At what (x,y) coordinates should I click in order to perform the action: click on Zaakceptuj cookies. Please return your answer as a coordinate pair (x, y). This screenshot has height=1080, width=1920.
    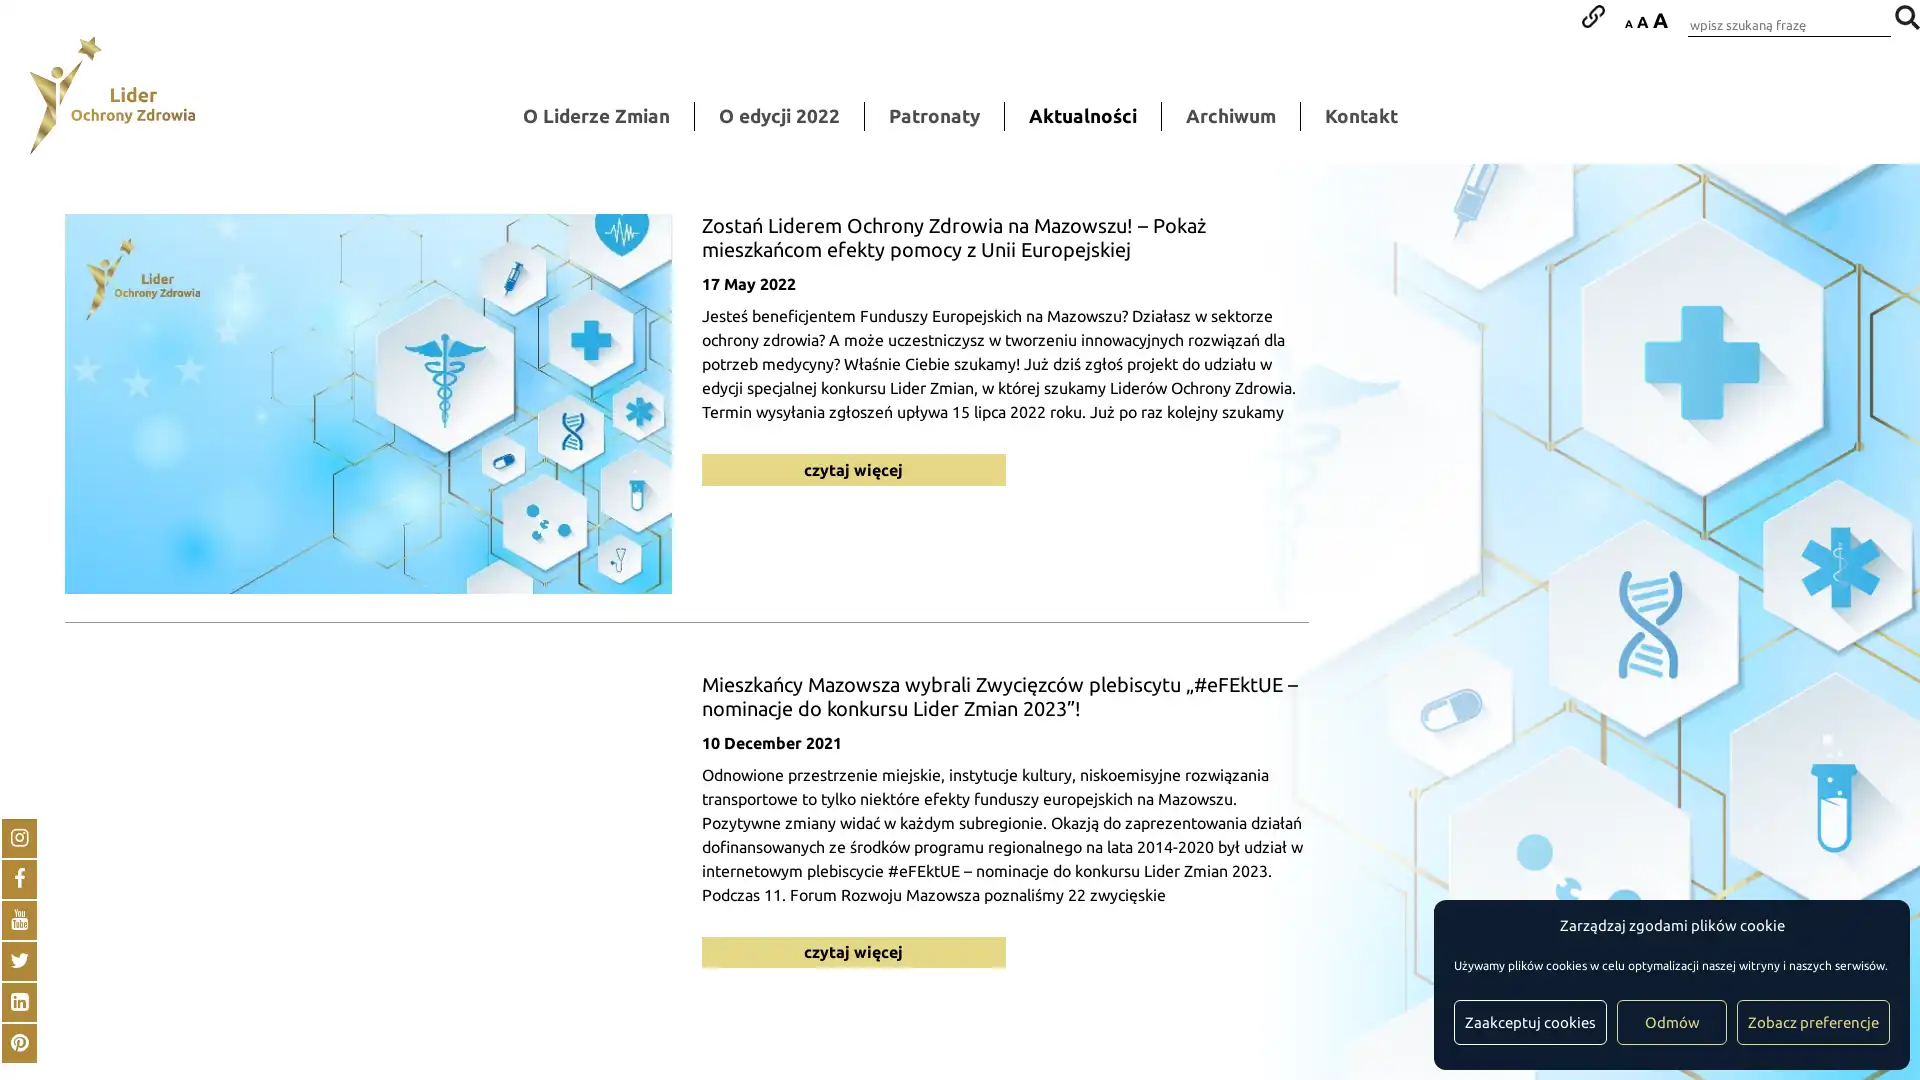
    Looking at the image, I should click on (1529, 1022).